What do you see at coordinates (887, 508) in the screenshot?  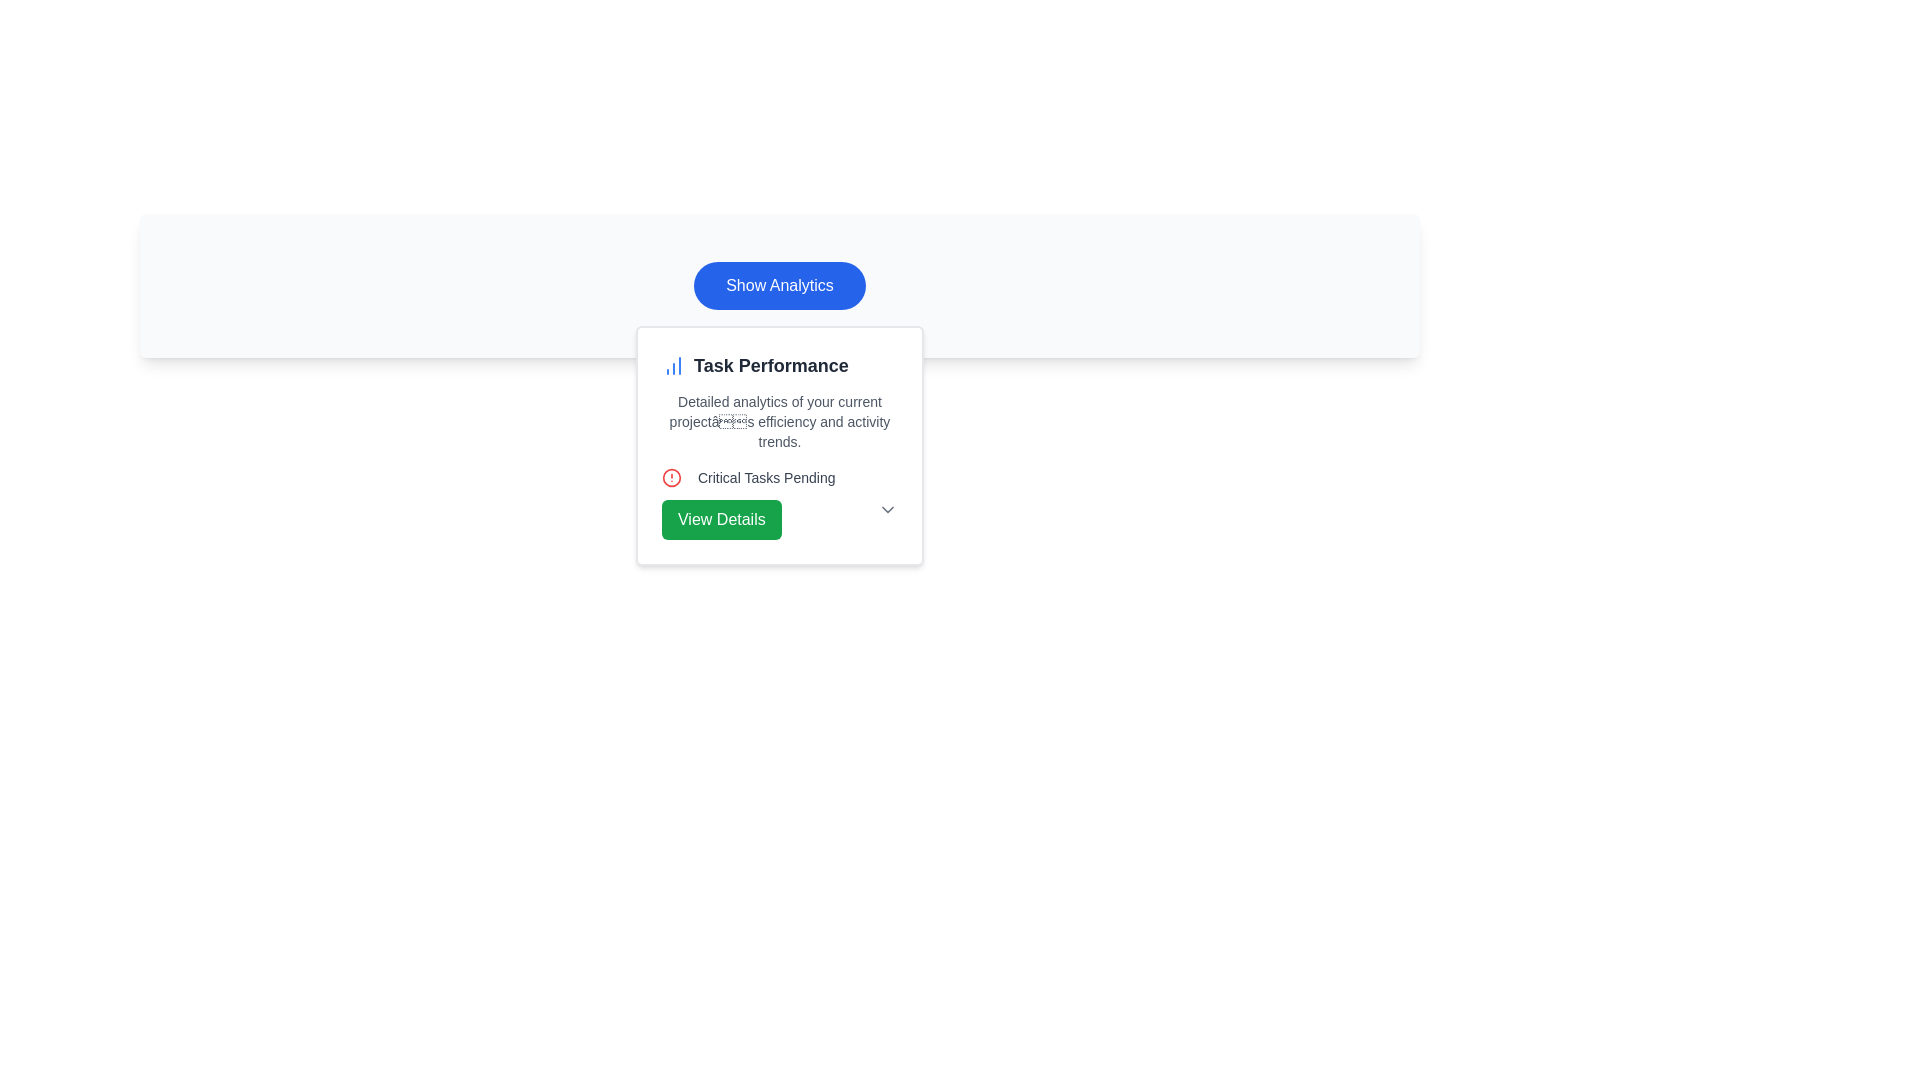 I see `the Dropdown indicator icon located at the far-right of the 'View Details' section, which is aligned with the green button labeled 'View Details'` at bounding box center [887, 508].